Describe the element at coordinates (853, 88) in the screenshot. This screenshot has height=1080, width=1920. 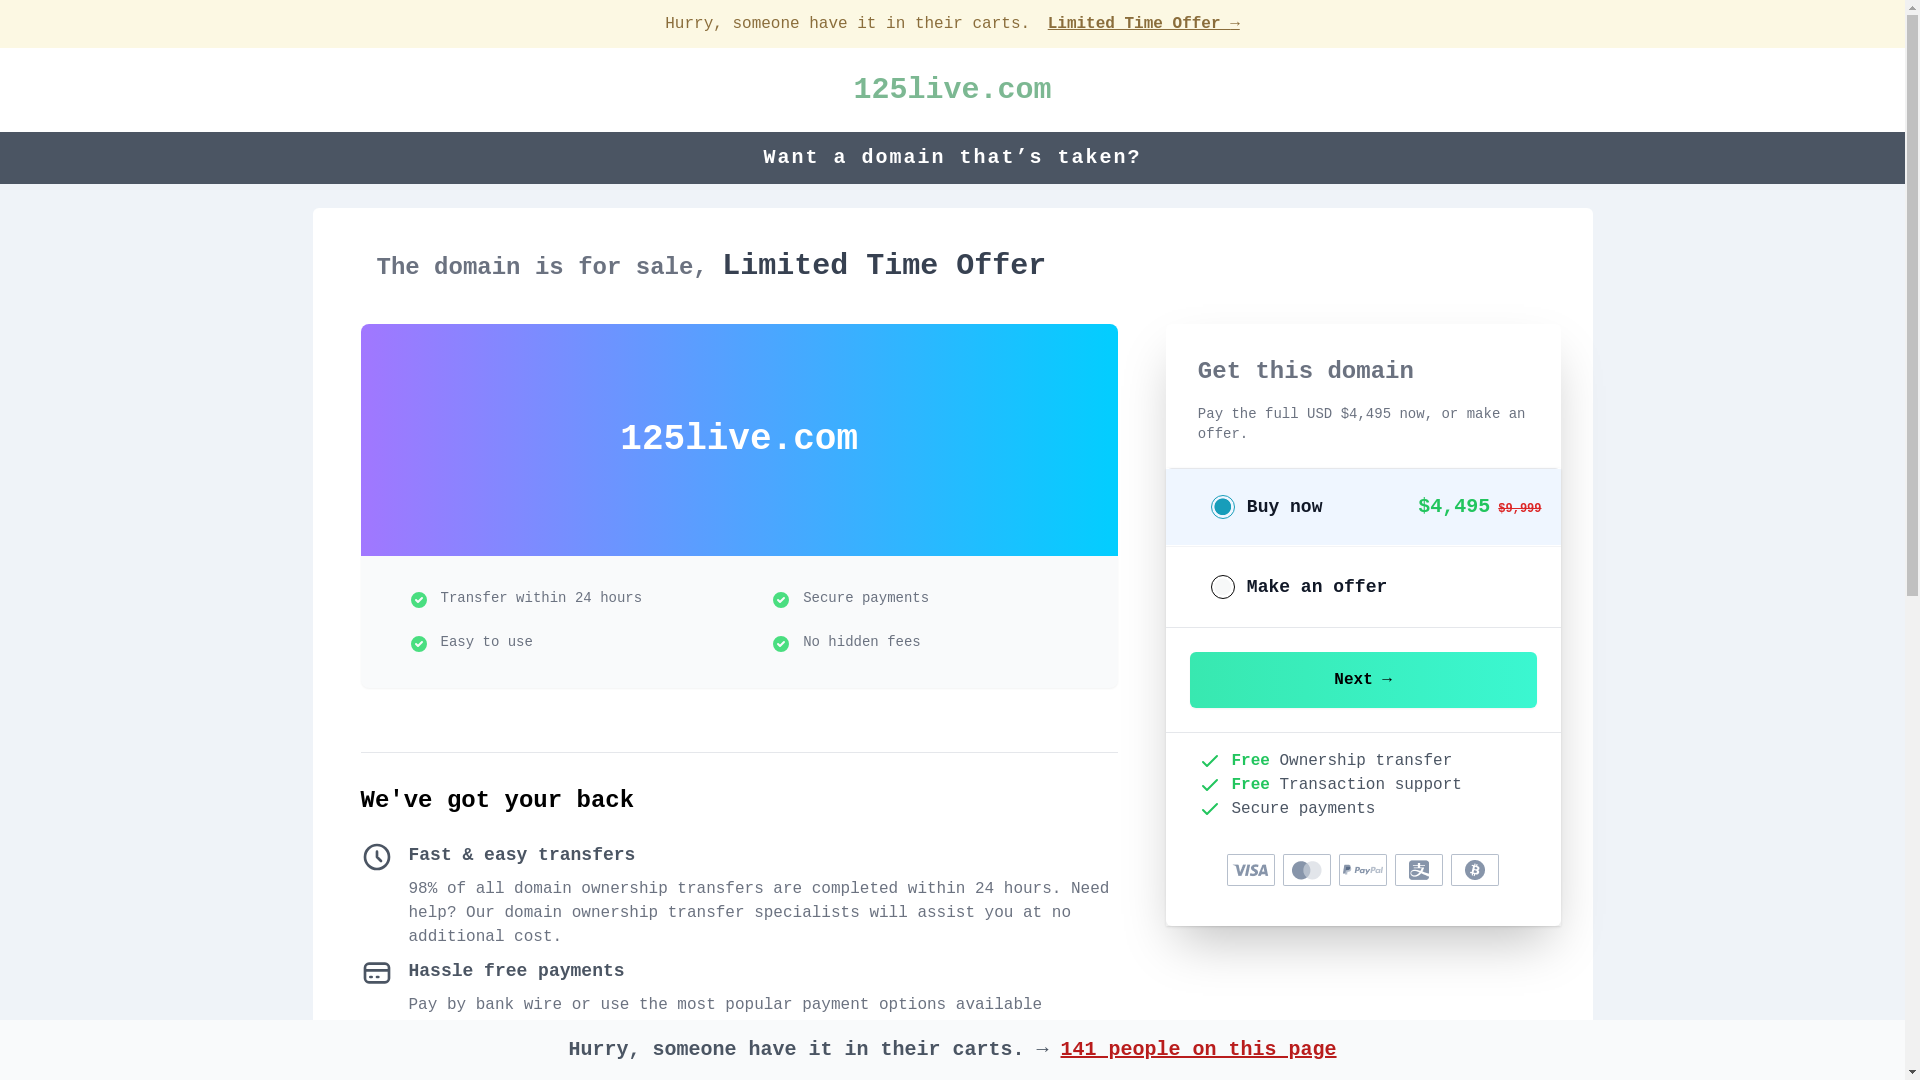
I see `'125live.com'` at that location.